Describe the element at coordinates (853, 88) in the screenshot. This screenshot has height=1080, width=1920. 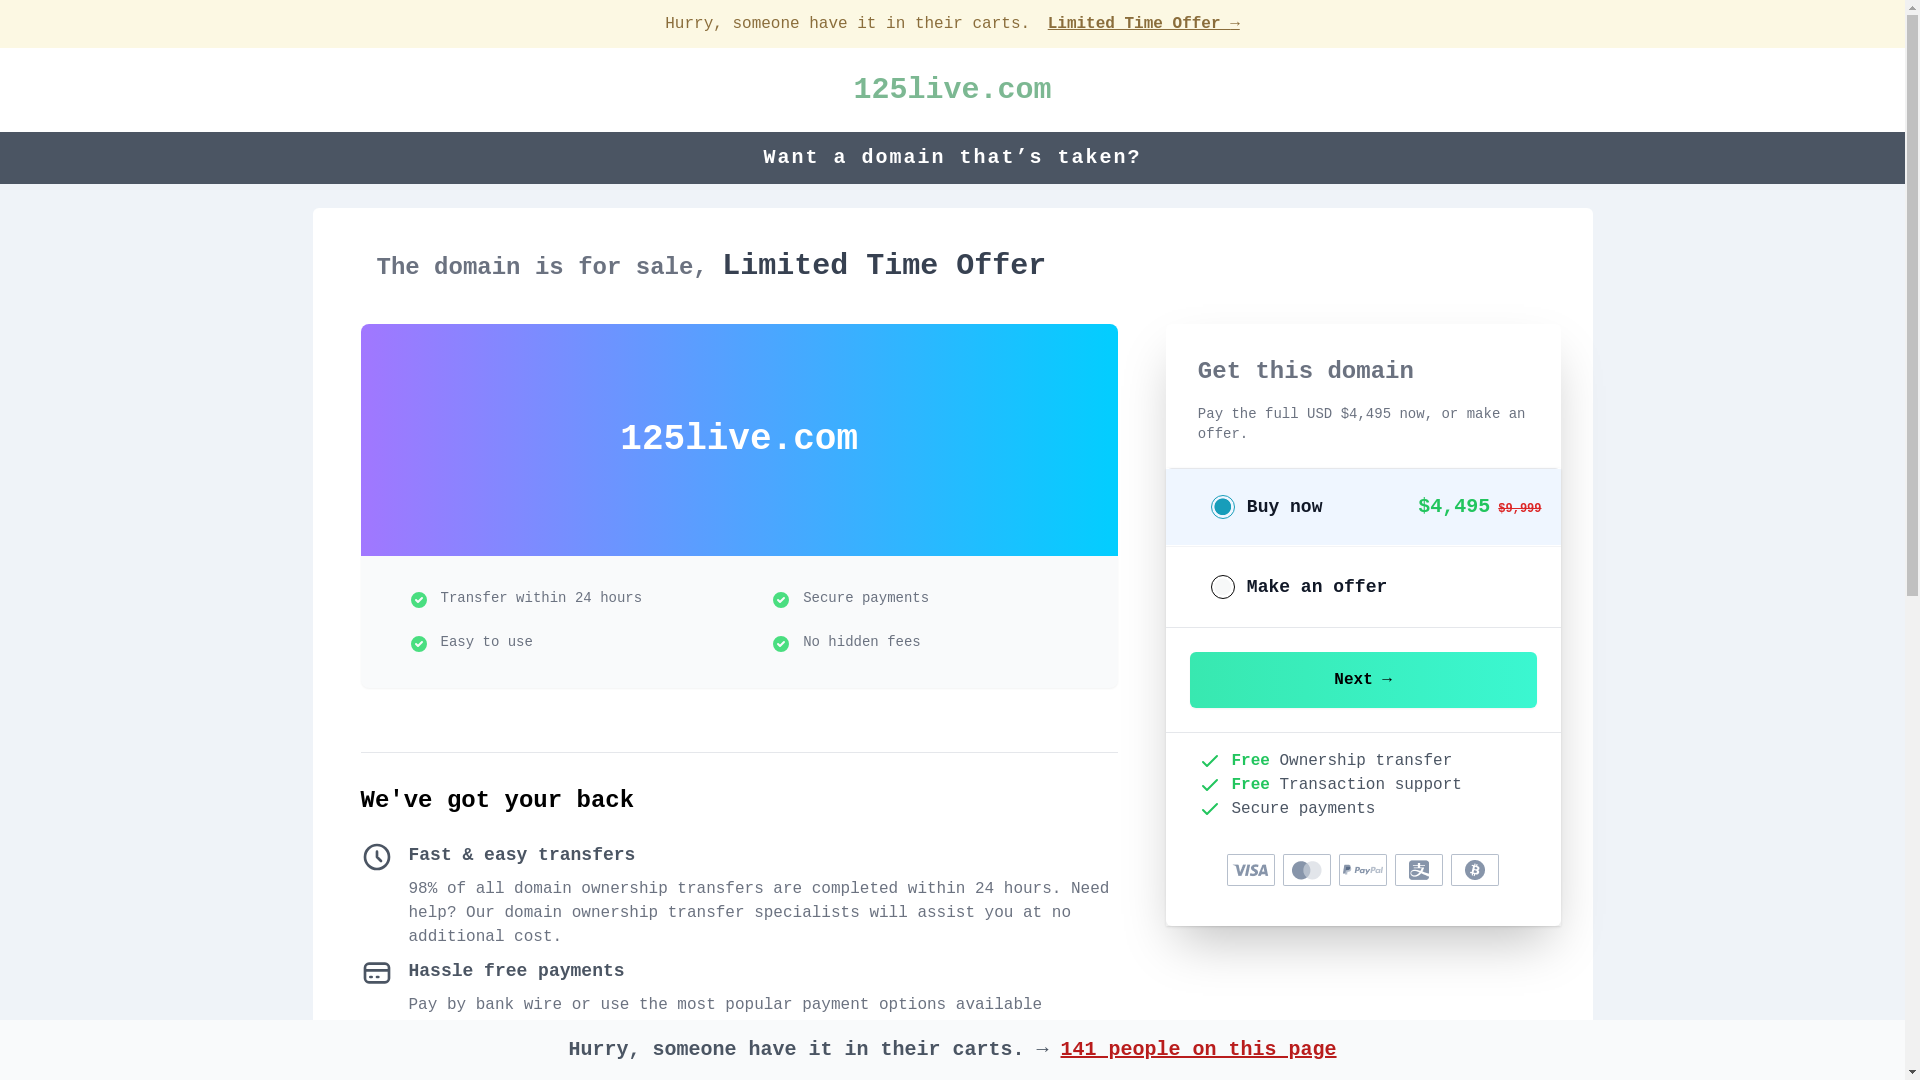
I see `'125live.com'` at that location.